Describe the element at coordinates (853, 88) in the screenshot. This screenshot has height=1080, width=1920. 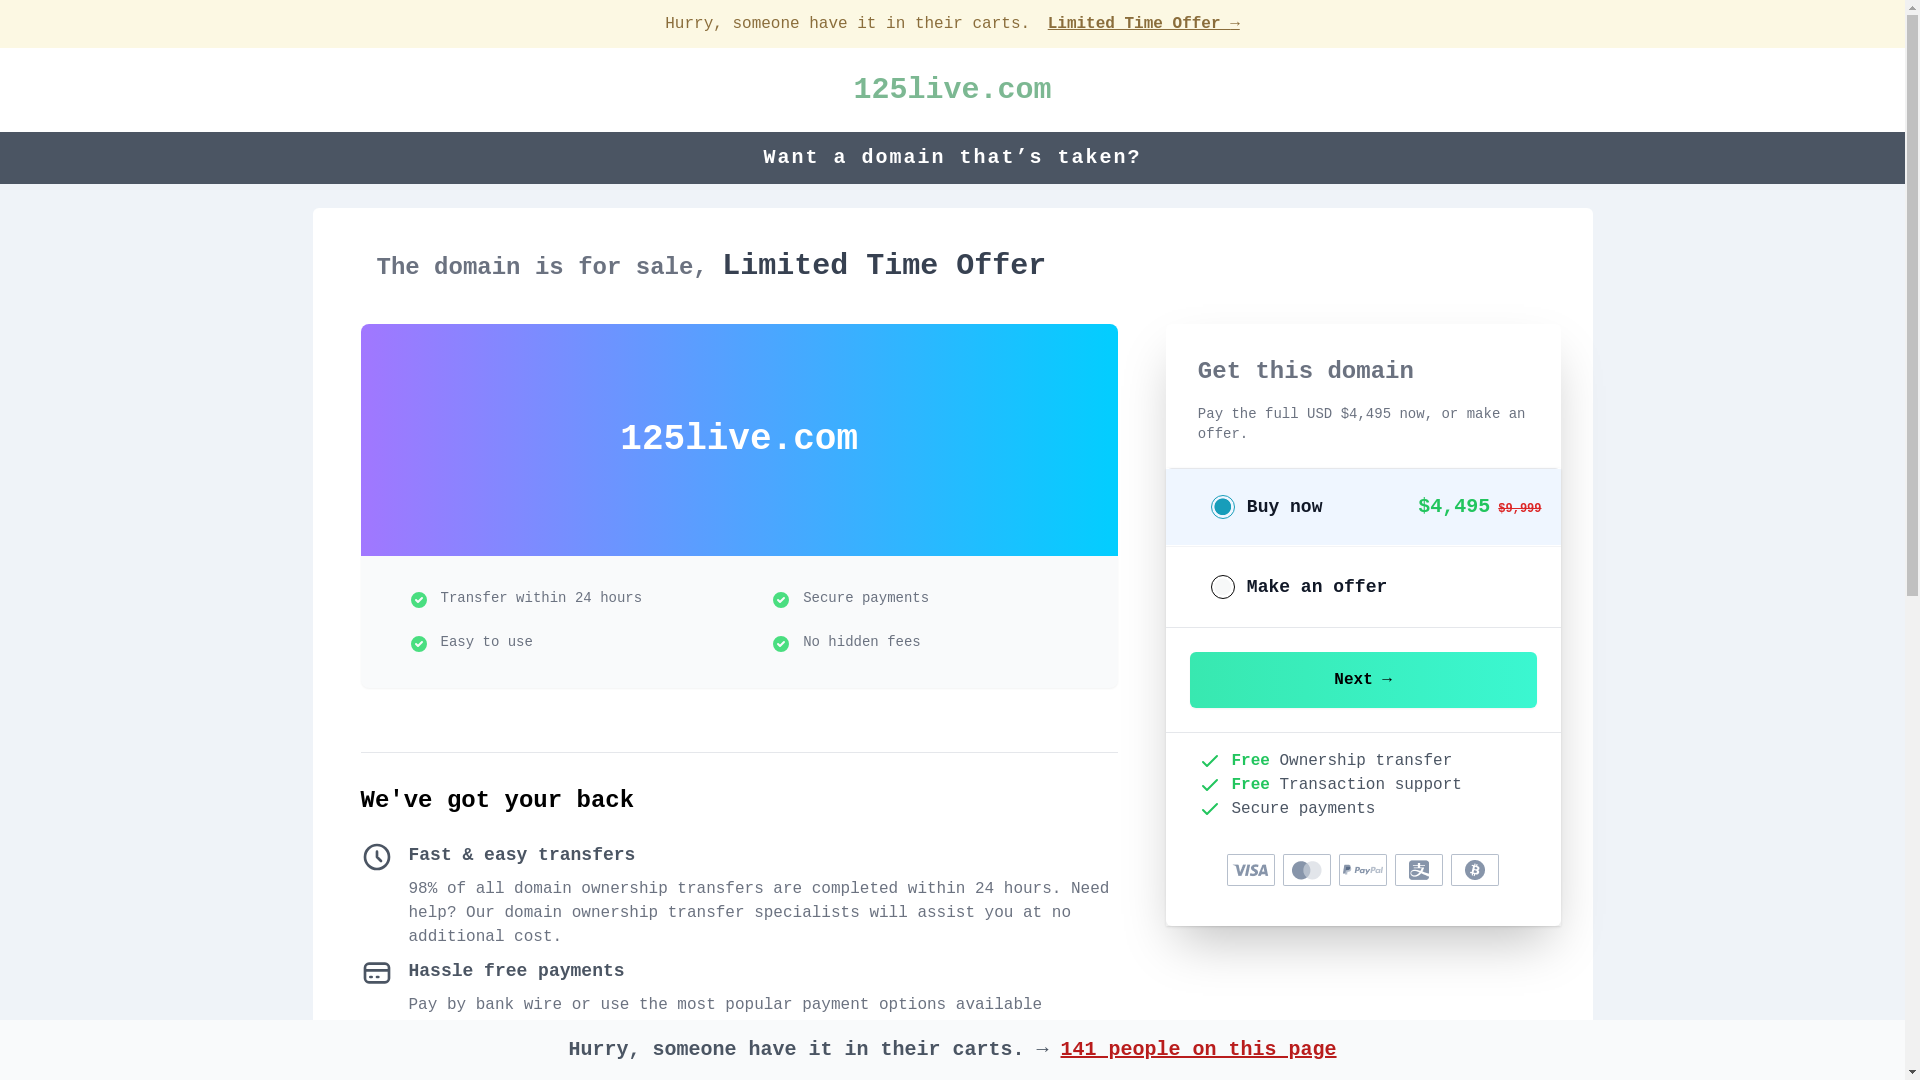
I see `'125live.com'` at that location.